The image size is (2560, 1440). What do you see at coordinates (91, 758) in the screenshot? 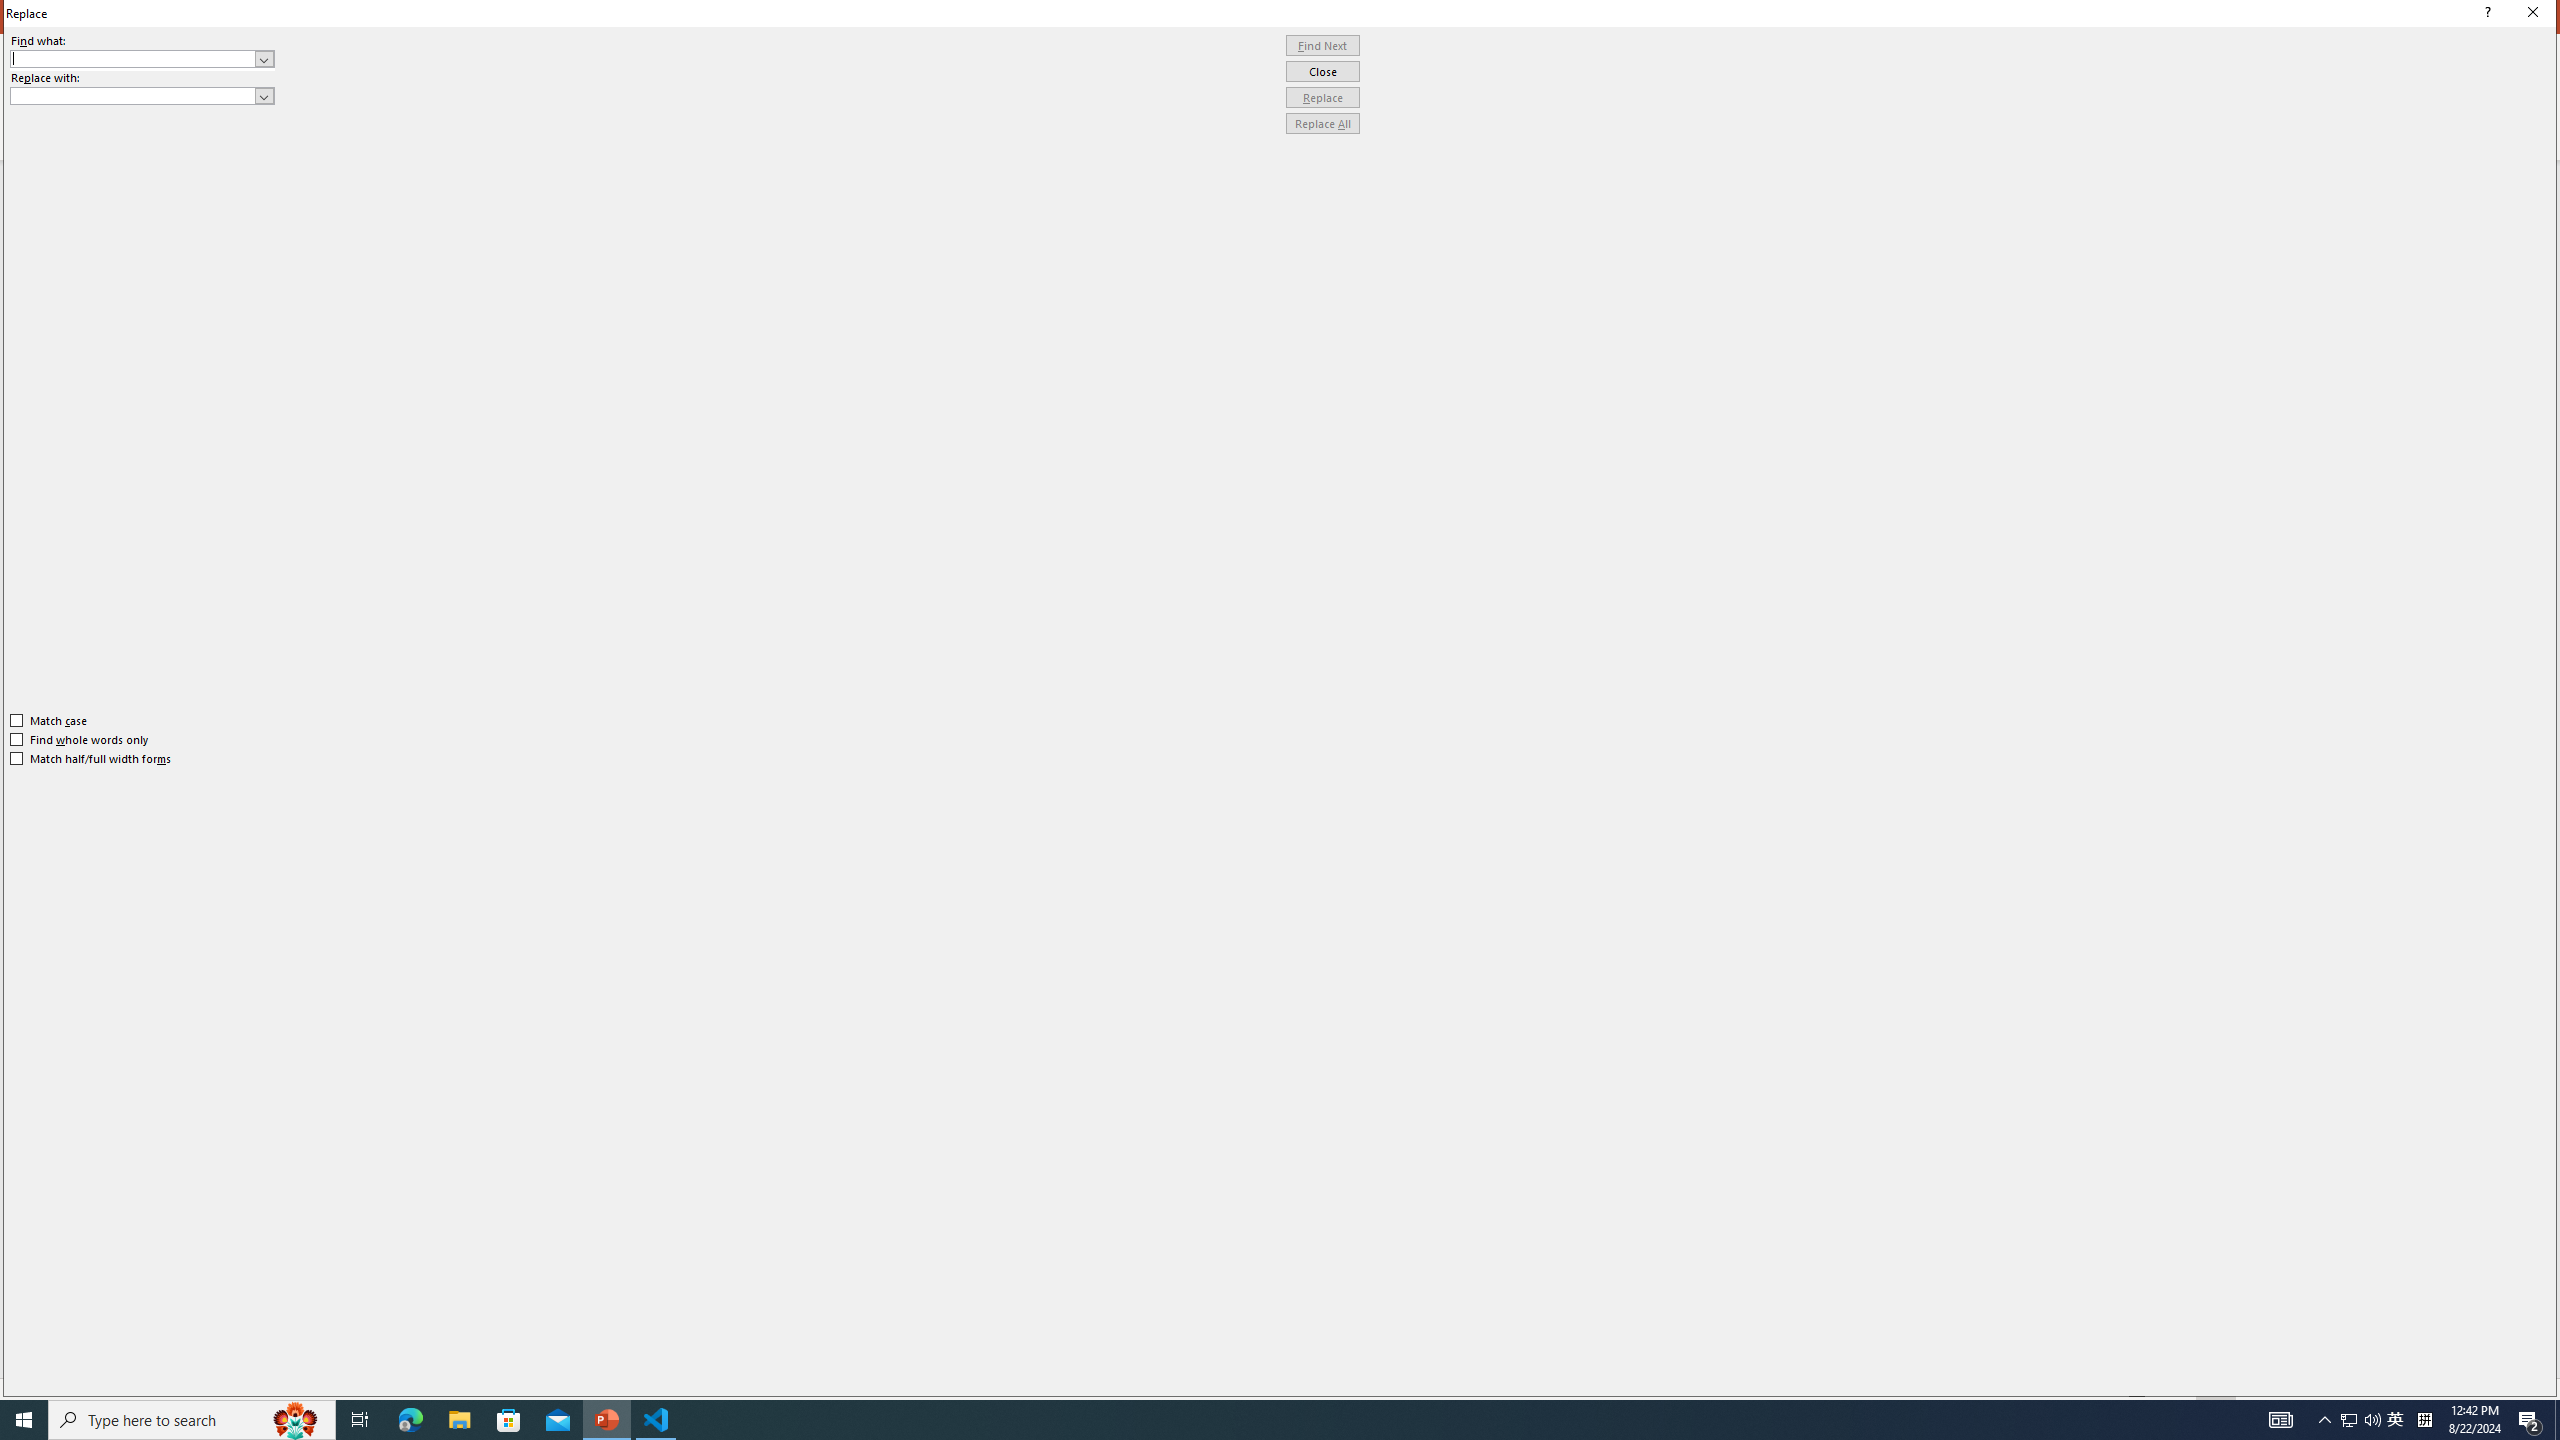
I see `'Match half/full width forms'` at bounding box center [91, 758].